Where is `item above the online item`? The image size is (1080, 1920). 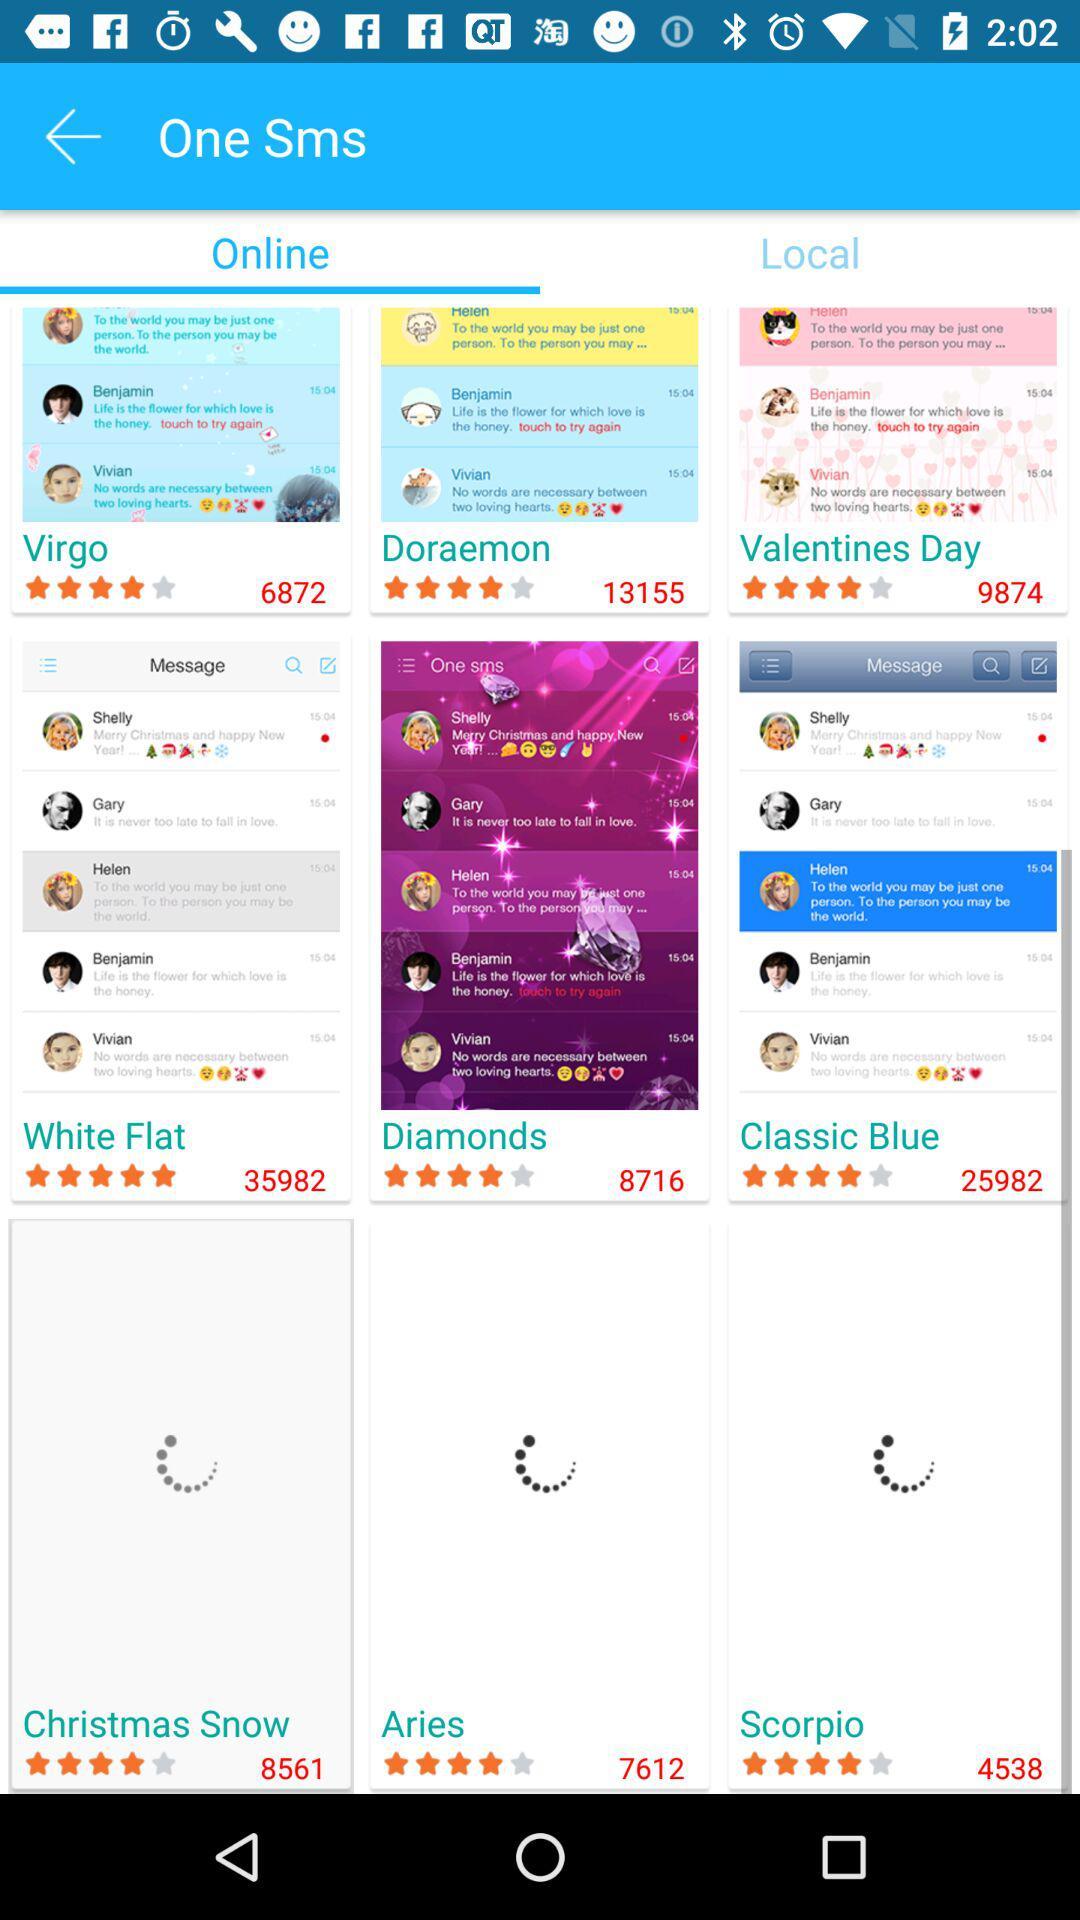 item above the online item is located at coordinates (72, 135).